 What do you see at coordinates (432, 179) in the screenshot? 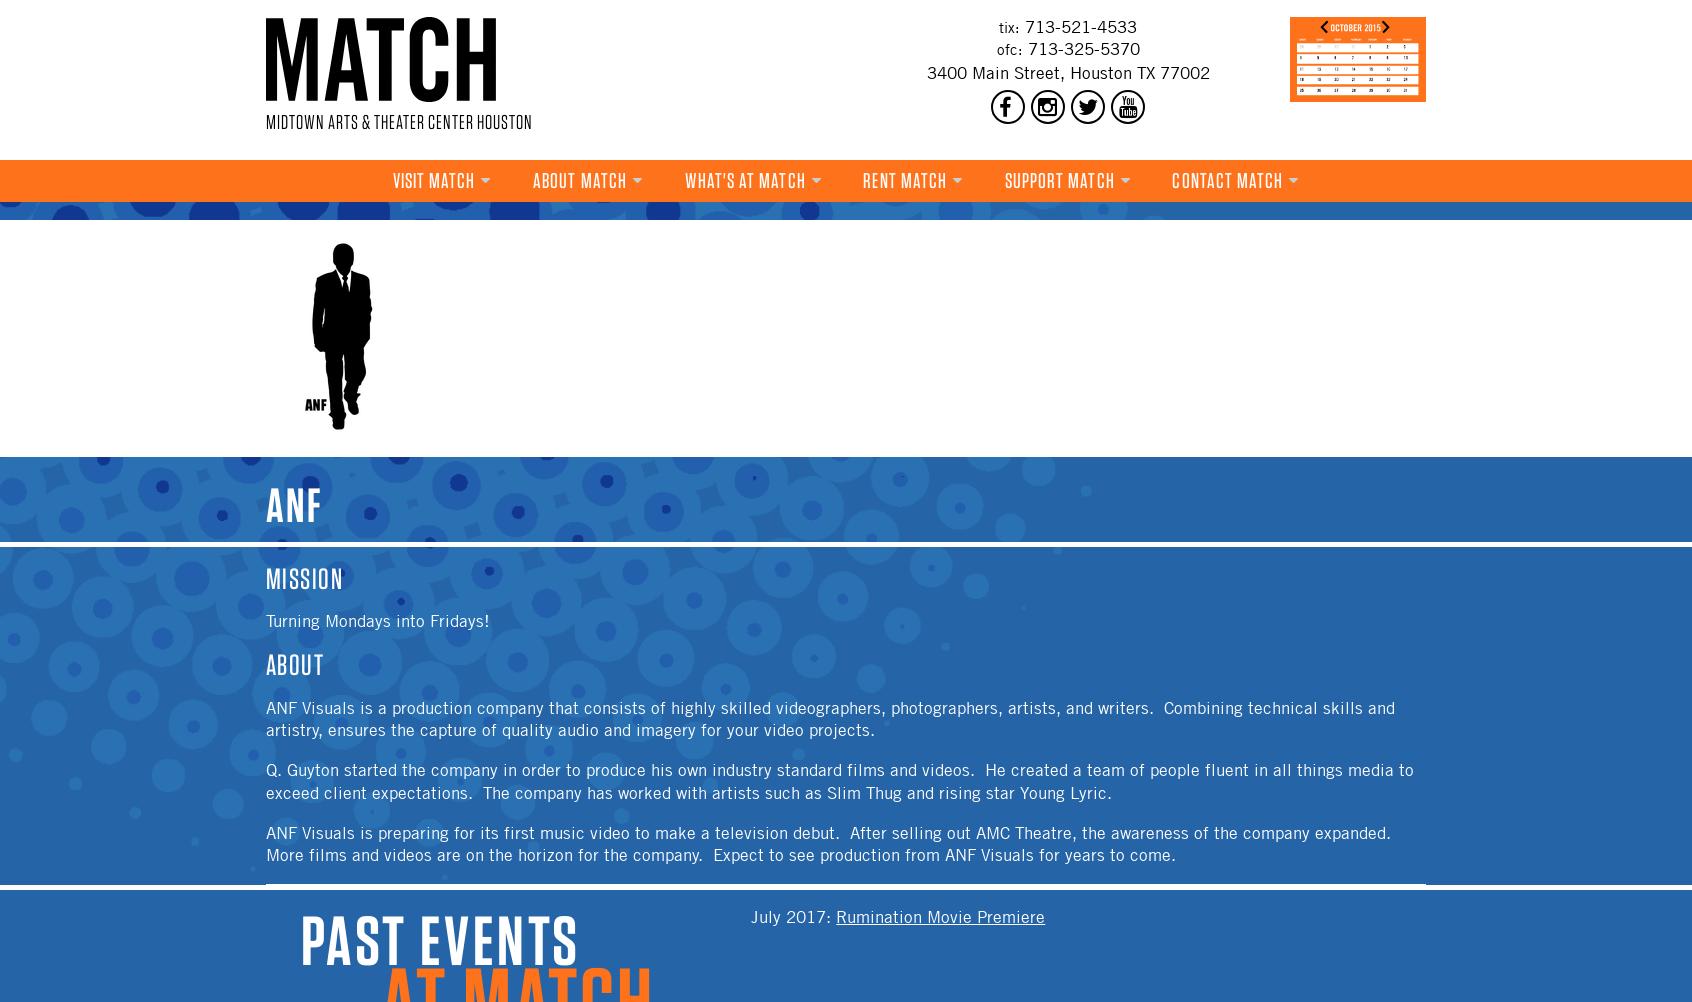
I see `'VISIT MATCH'` at bounding box center [432, 179].